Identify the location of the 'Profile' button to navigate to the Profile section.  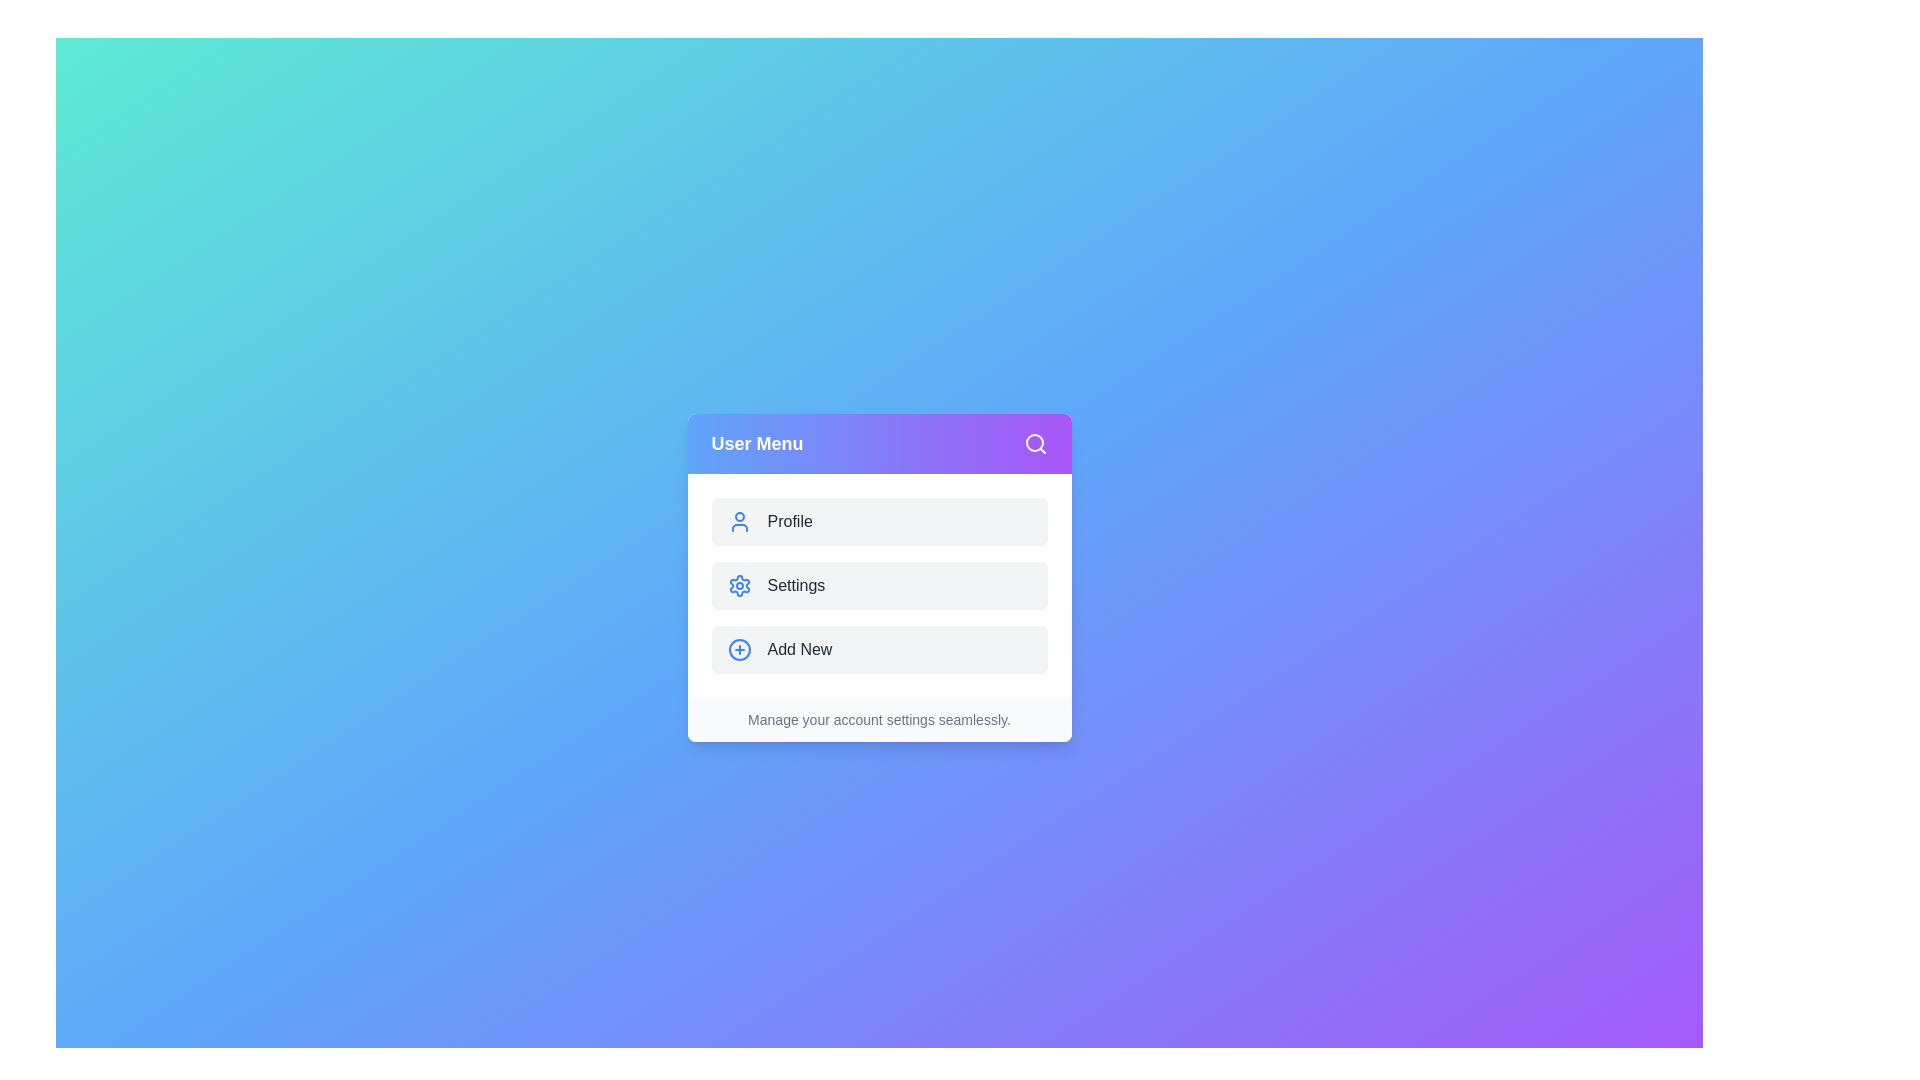
(879, 520).